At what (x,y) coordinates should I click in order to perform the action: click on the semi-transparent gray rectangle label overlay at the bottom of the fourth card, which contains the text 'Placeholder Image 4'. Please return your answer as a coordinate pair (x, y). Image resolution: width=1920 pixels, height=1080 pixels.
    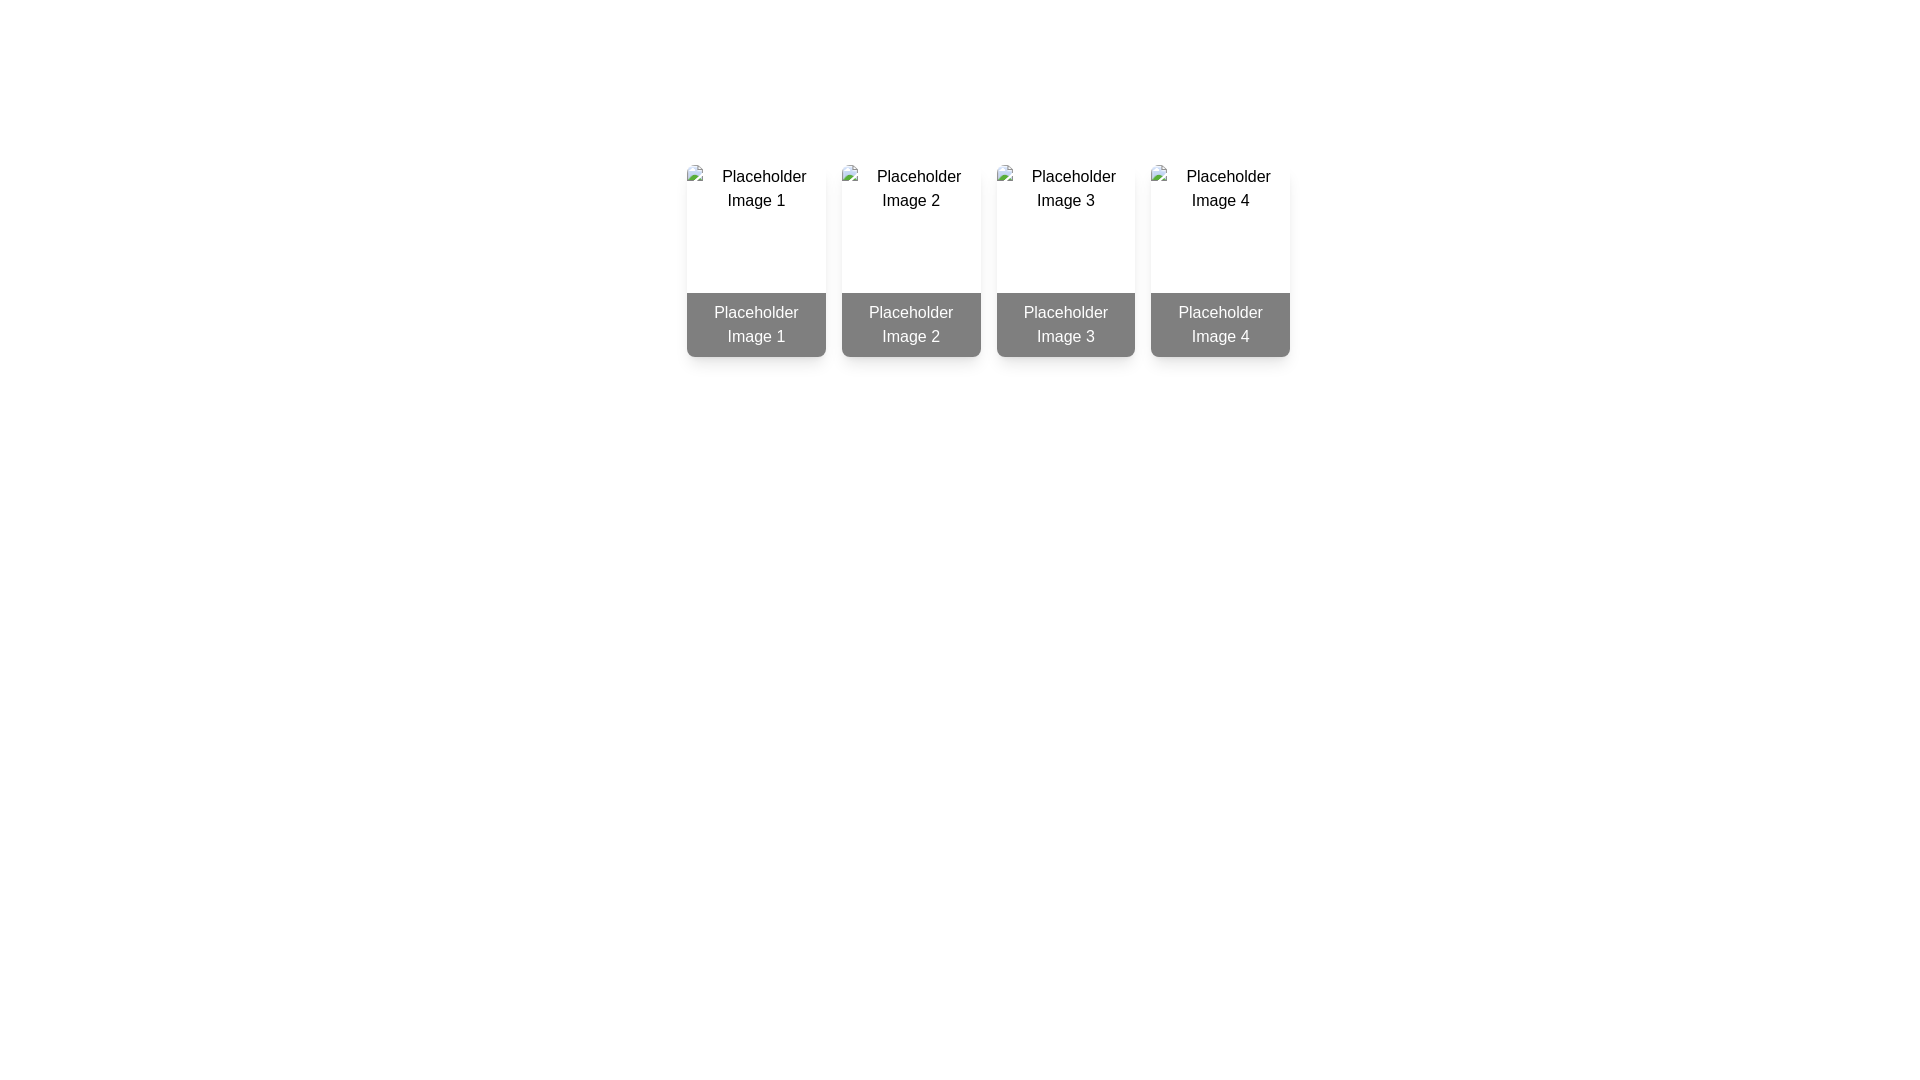
    Looking at the image, I should click on (1219, 323).